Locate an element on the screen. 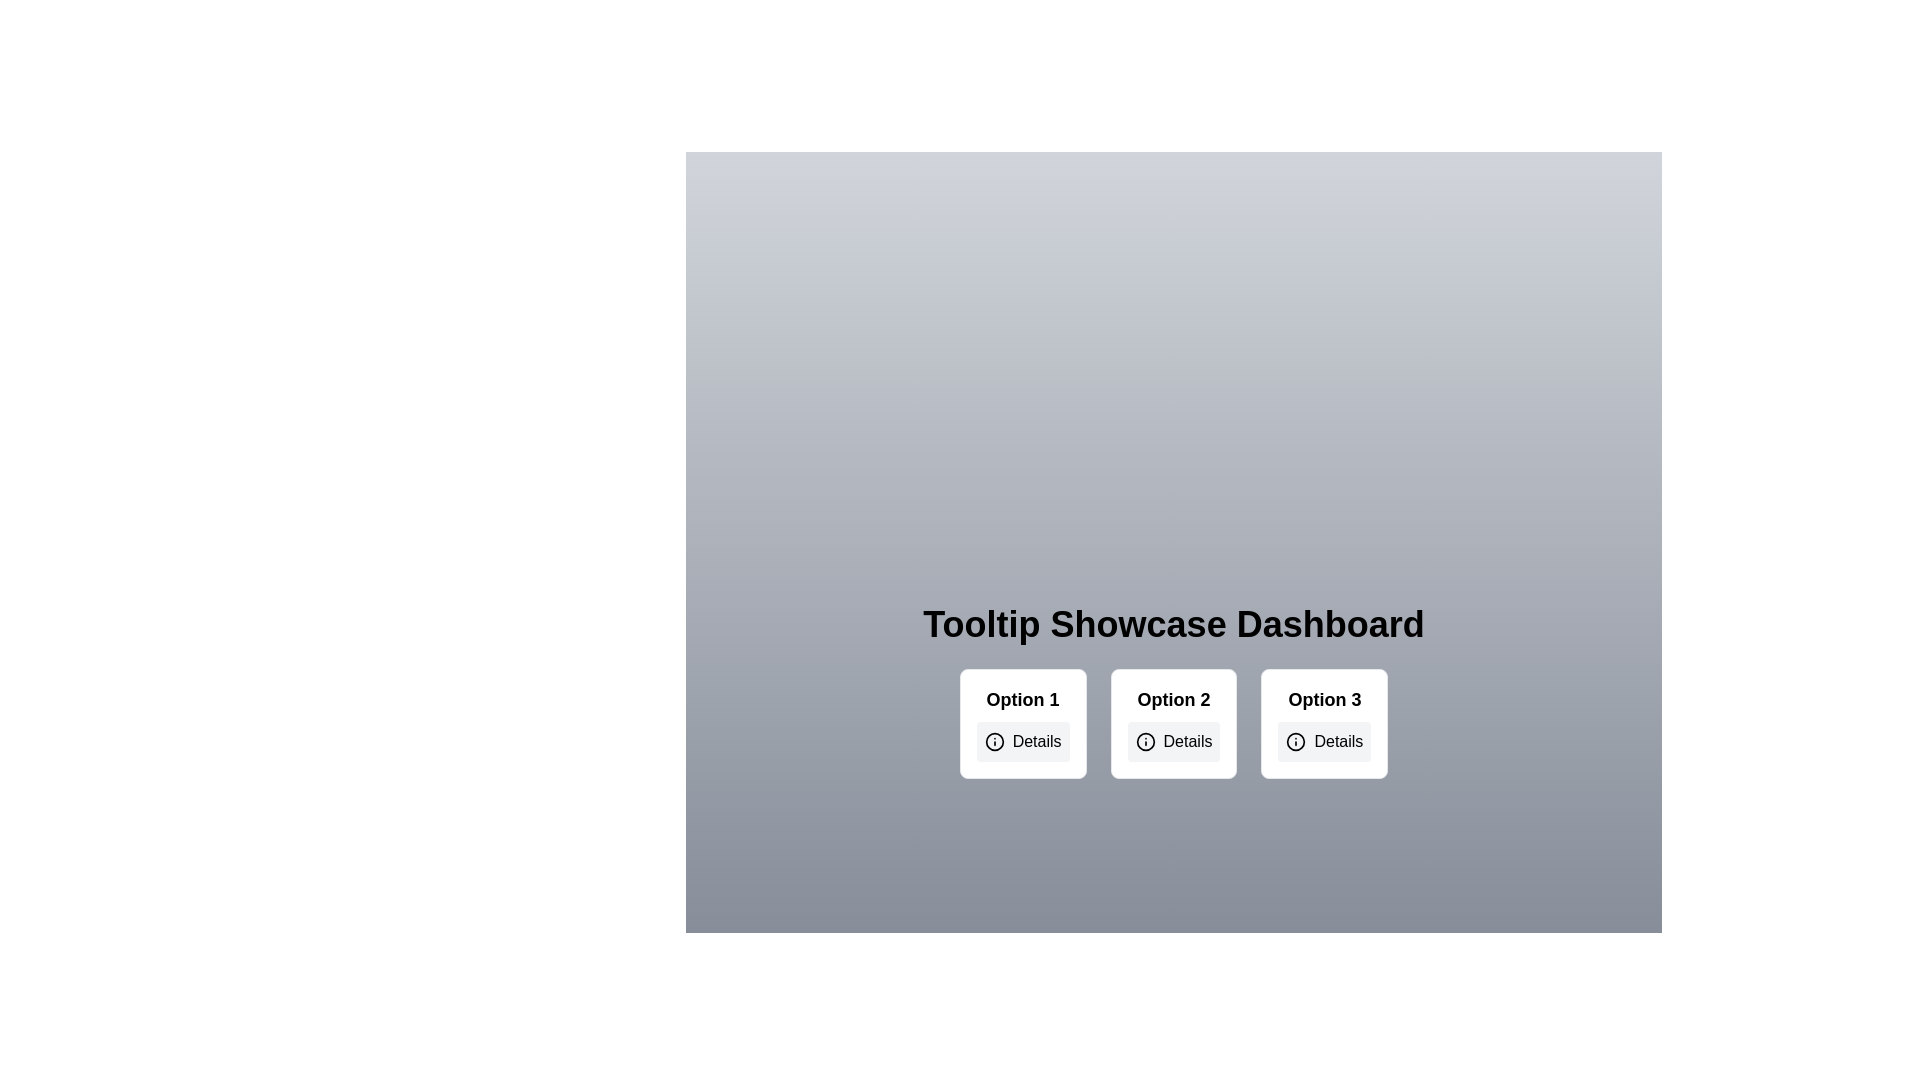 The width and height of the screenshot is (1920, 1080). the 'Details' button is located at coordinates (1174, 741).